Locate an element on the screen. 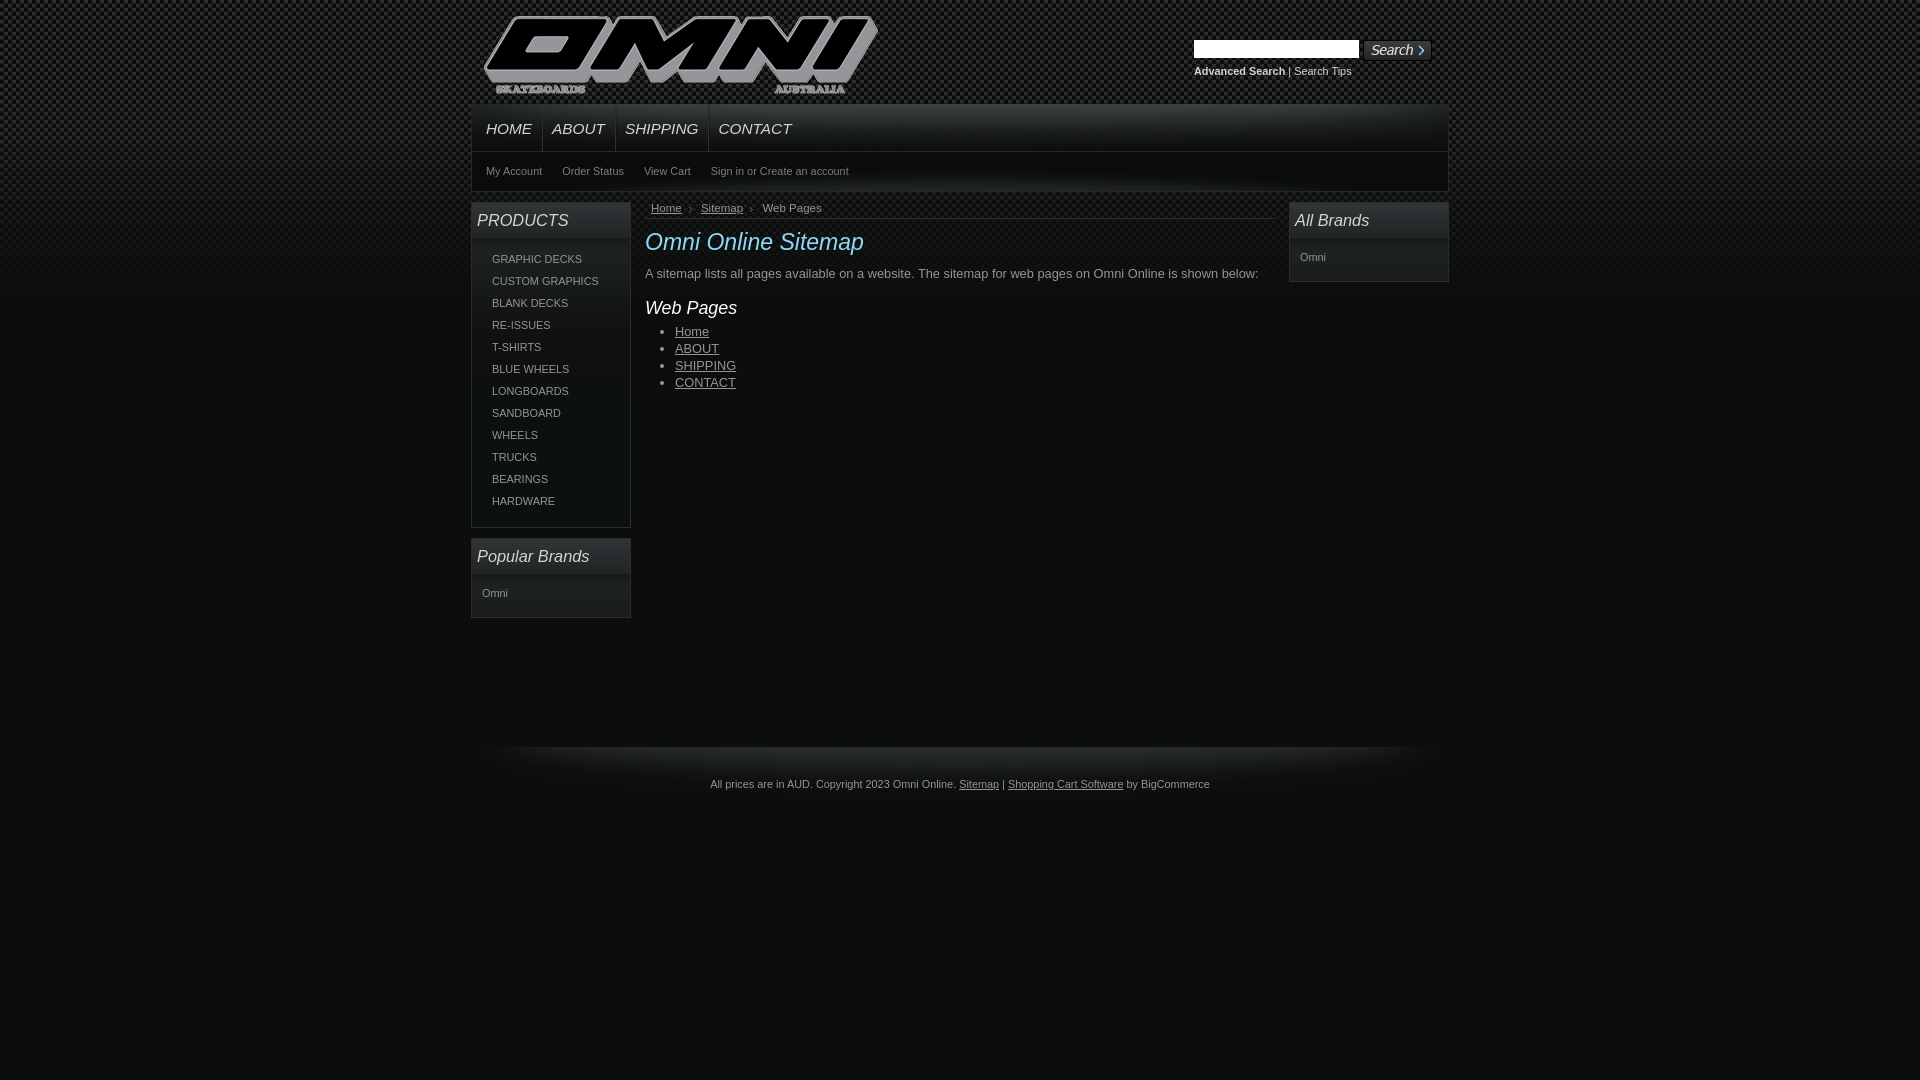  'My Account' is located at coordinates (513, 169).